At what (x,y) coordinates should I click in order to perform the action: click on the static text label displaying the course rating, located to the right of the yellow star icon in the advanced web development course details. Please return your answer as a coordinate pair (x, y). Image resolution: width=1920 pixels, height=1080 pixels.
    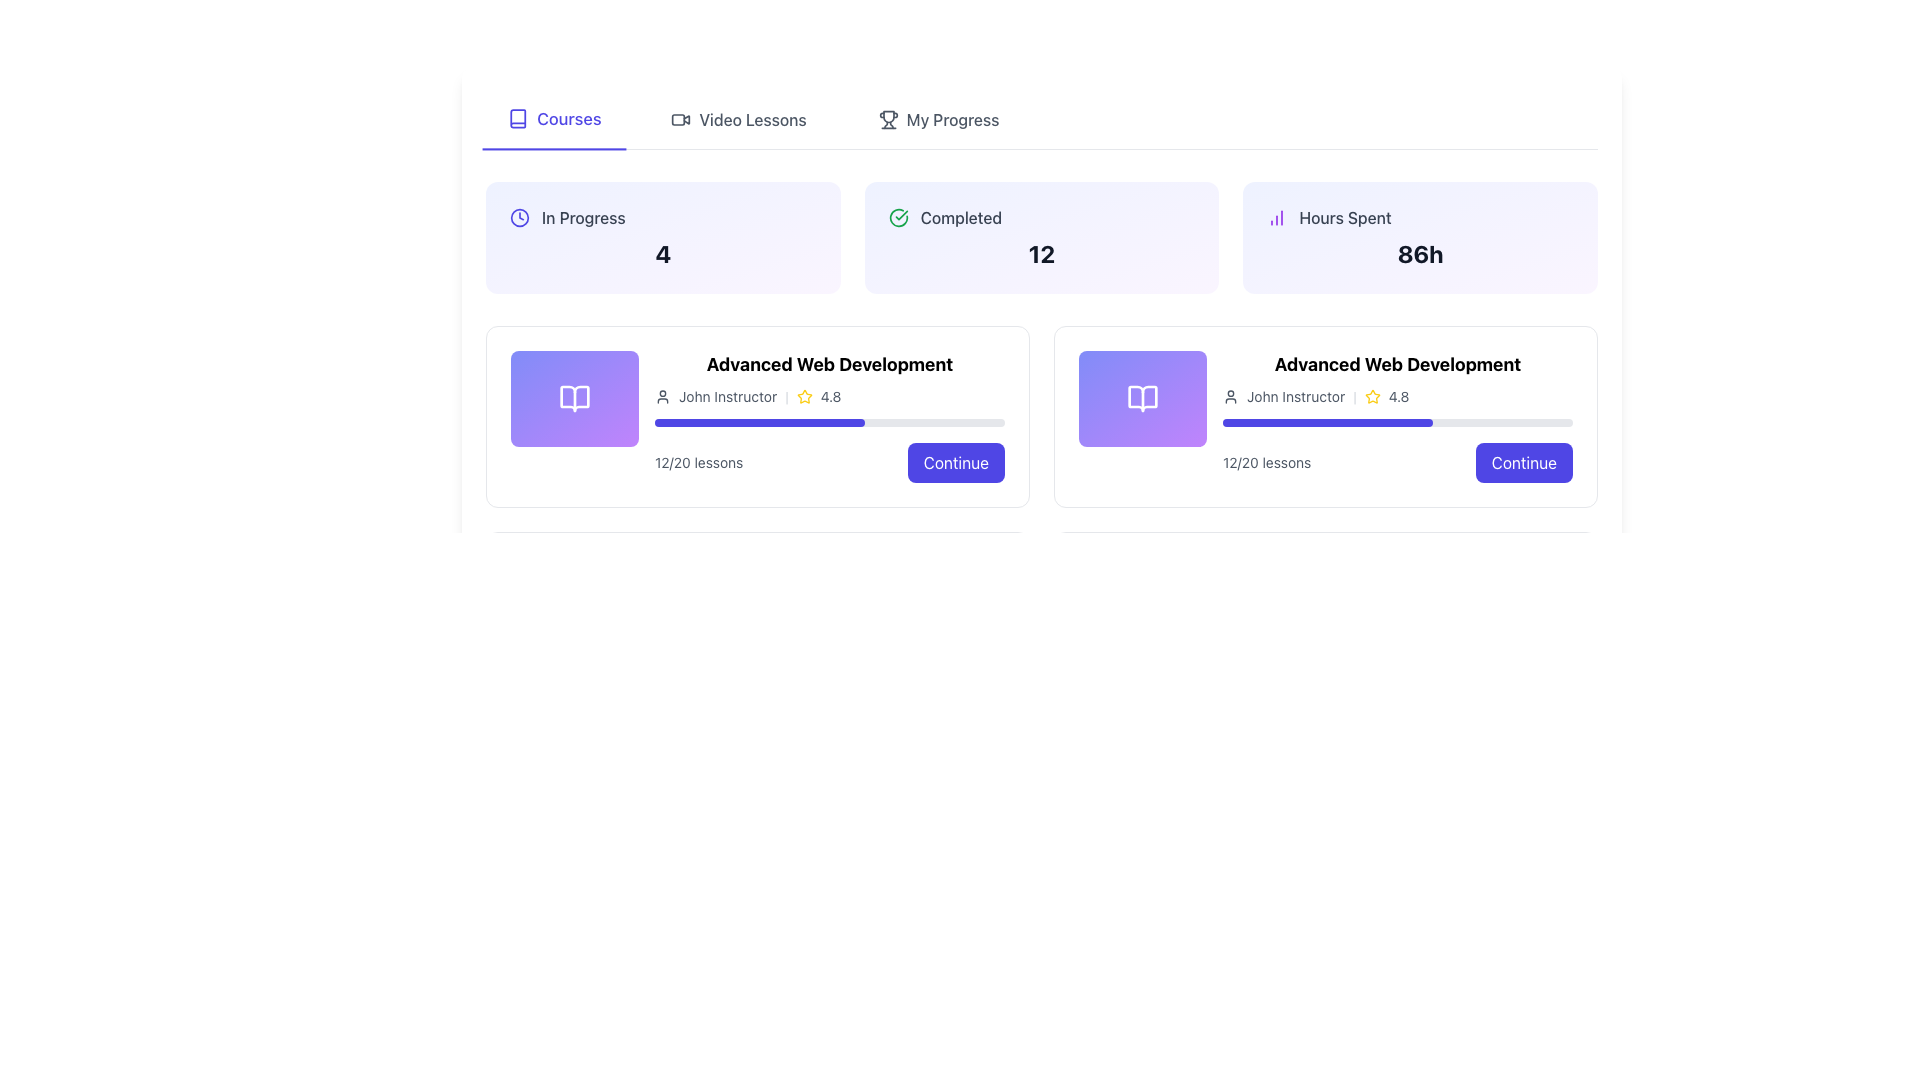
    Looking at the image, I should click on (830, 397).